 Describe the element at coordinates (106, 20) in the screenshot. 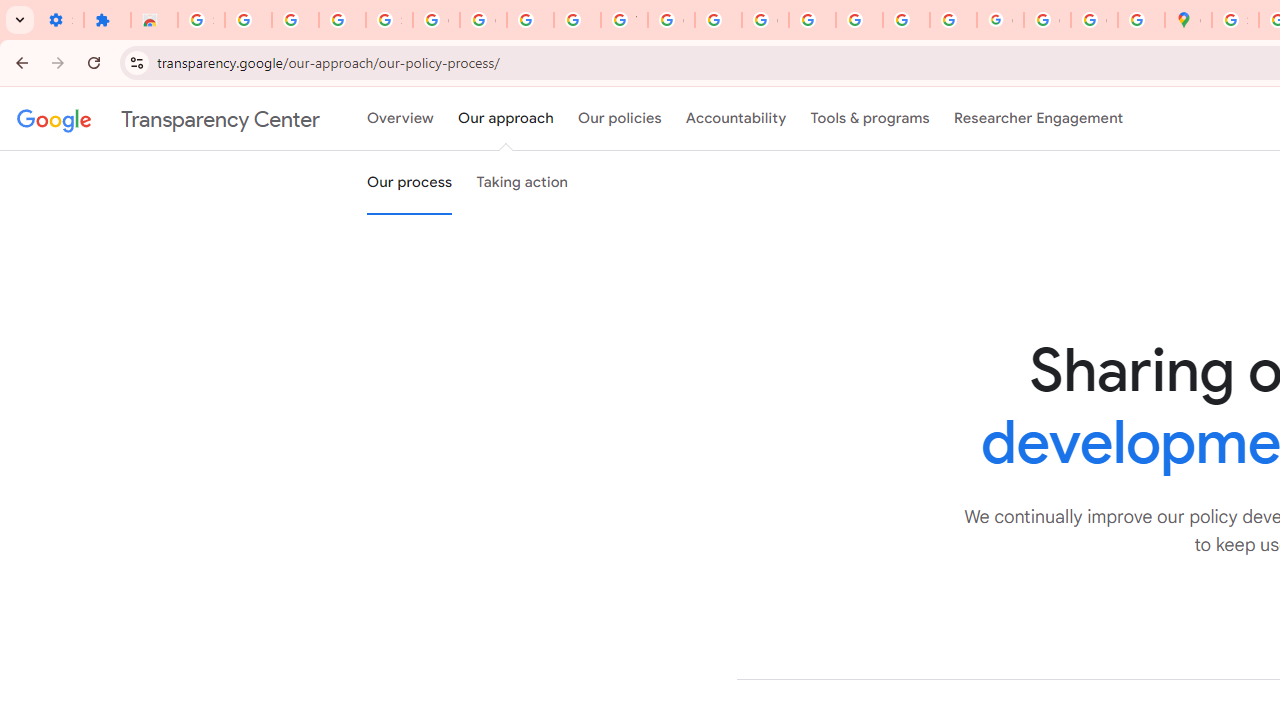

I see `'Extensions'` at that location.